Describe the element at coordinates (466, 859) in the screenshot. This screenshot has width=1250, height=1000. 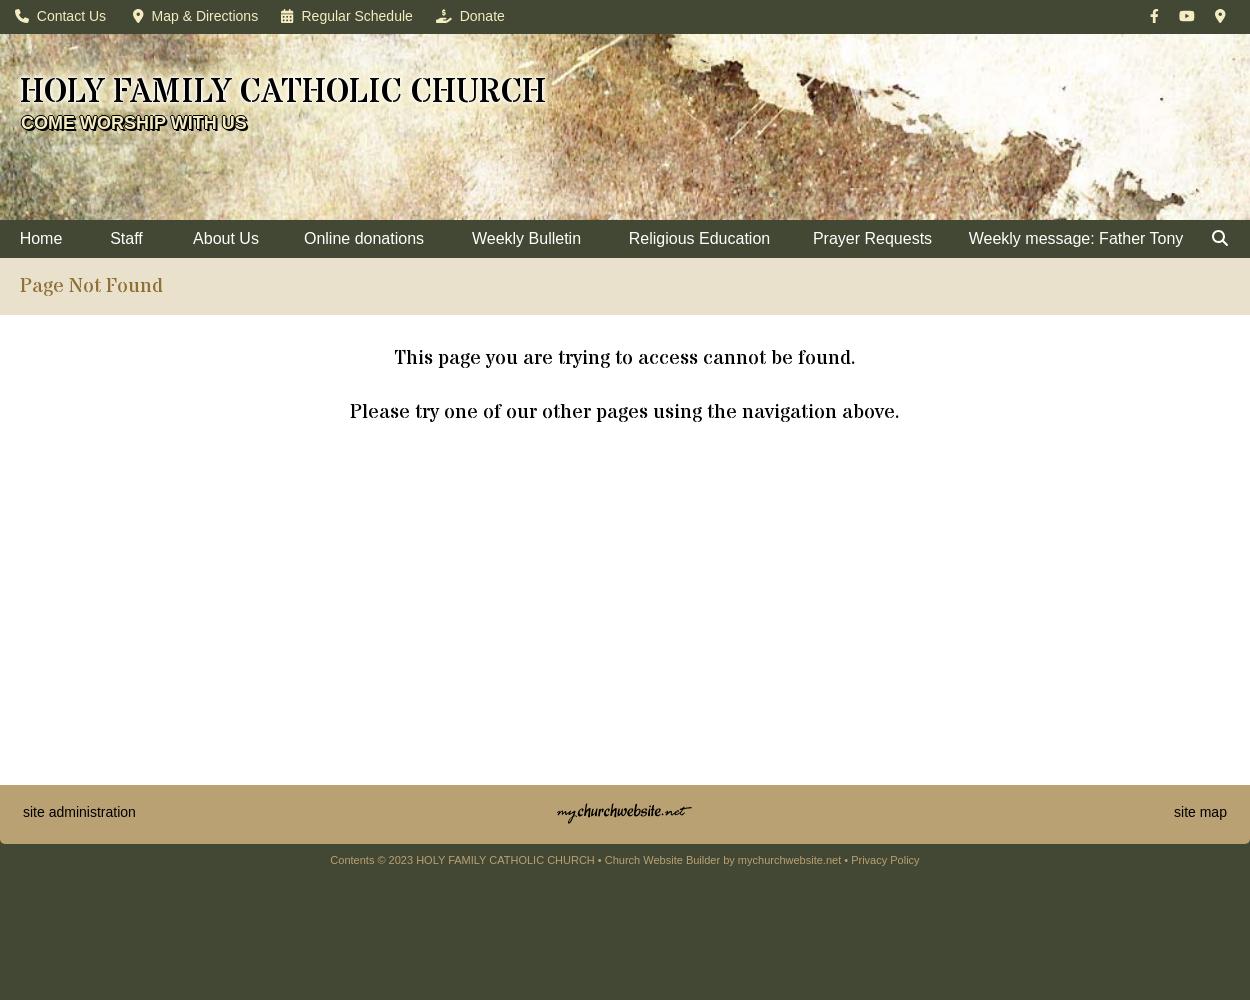
I see `'Contents © 2023 HOLY FAMILY CATHOLIC CHURCH •'` at that location.